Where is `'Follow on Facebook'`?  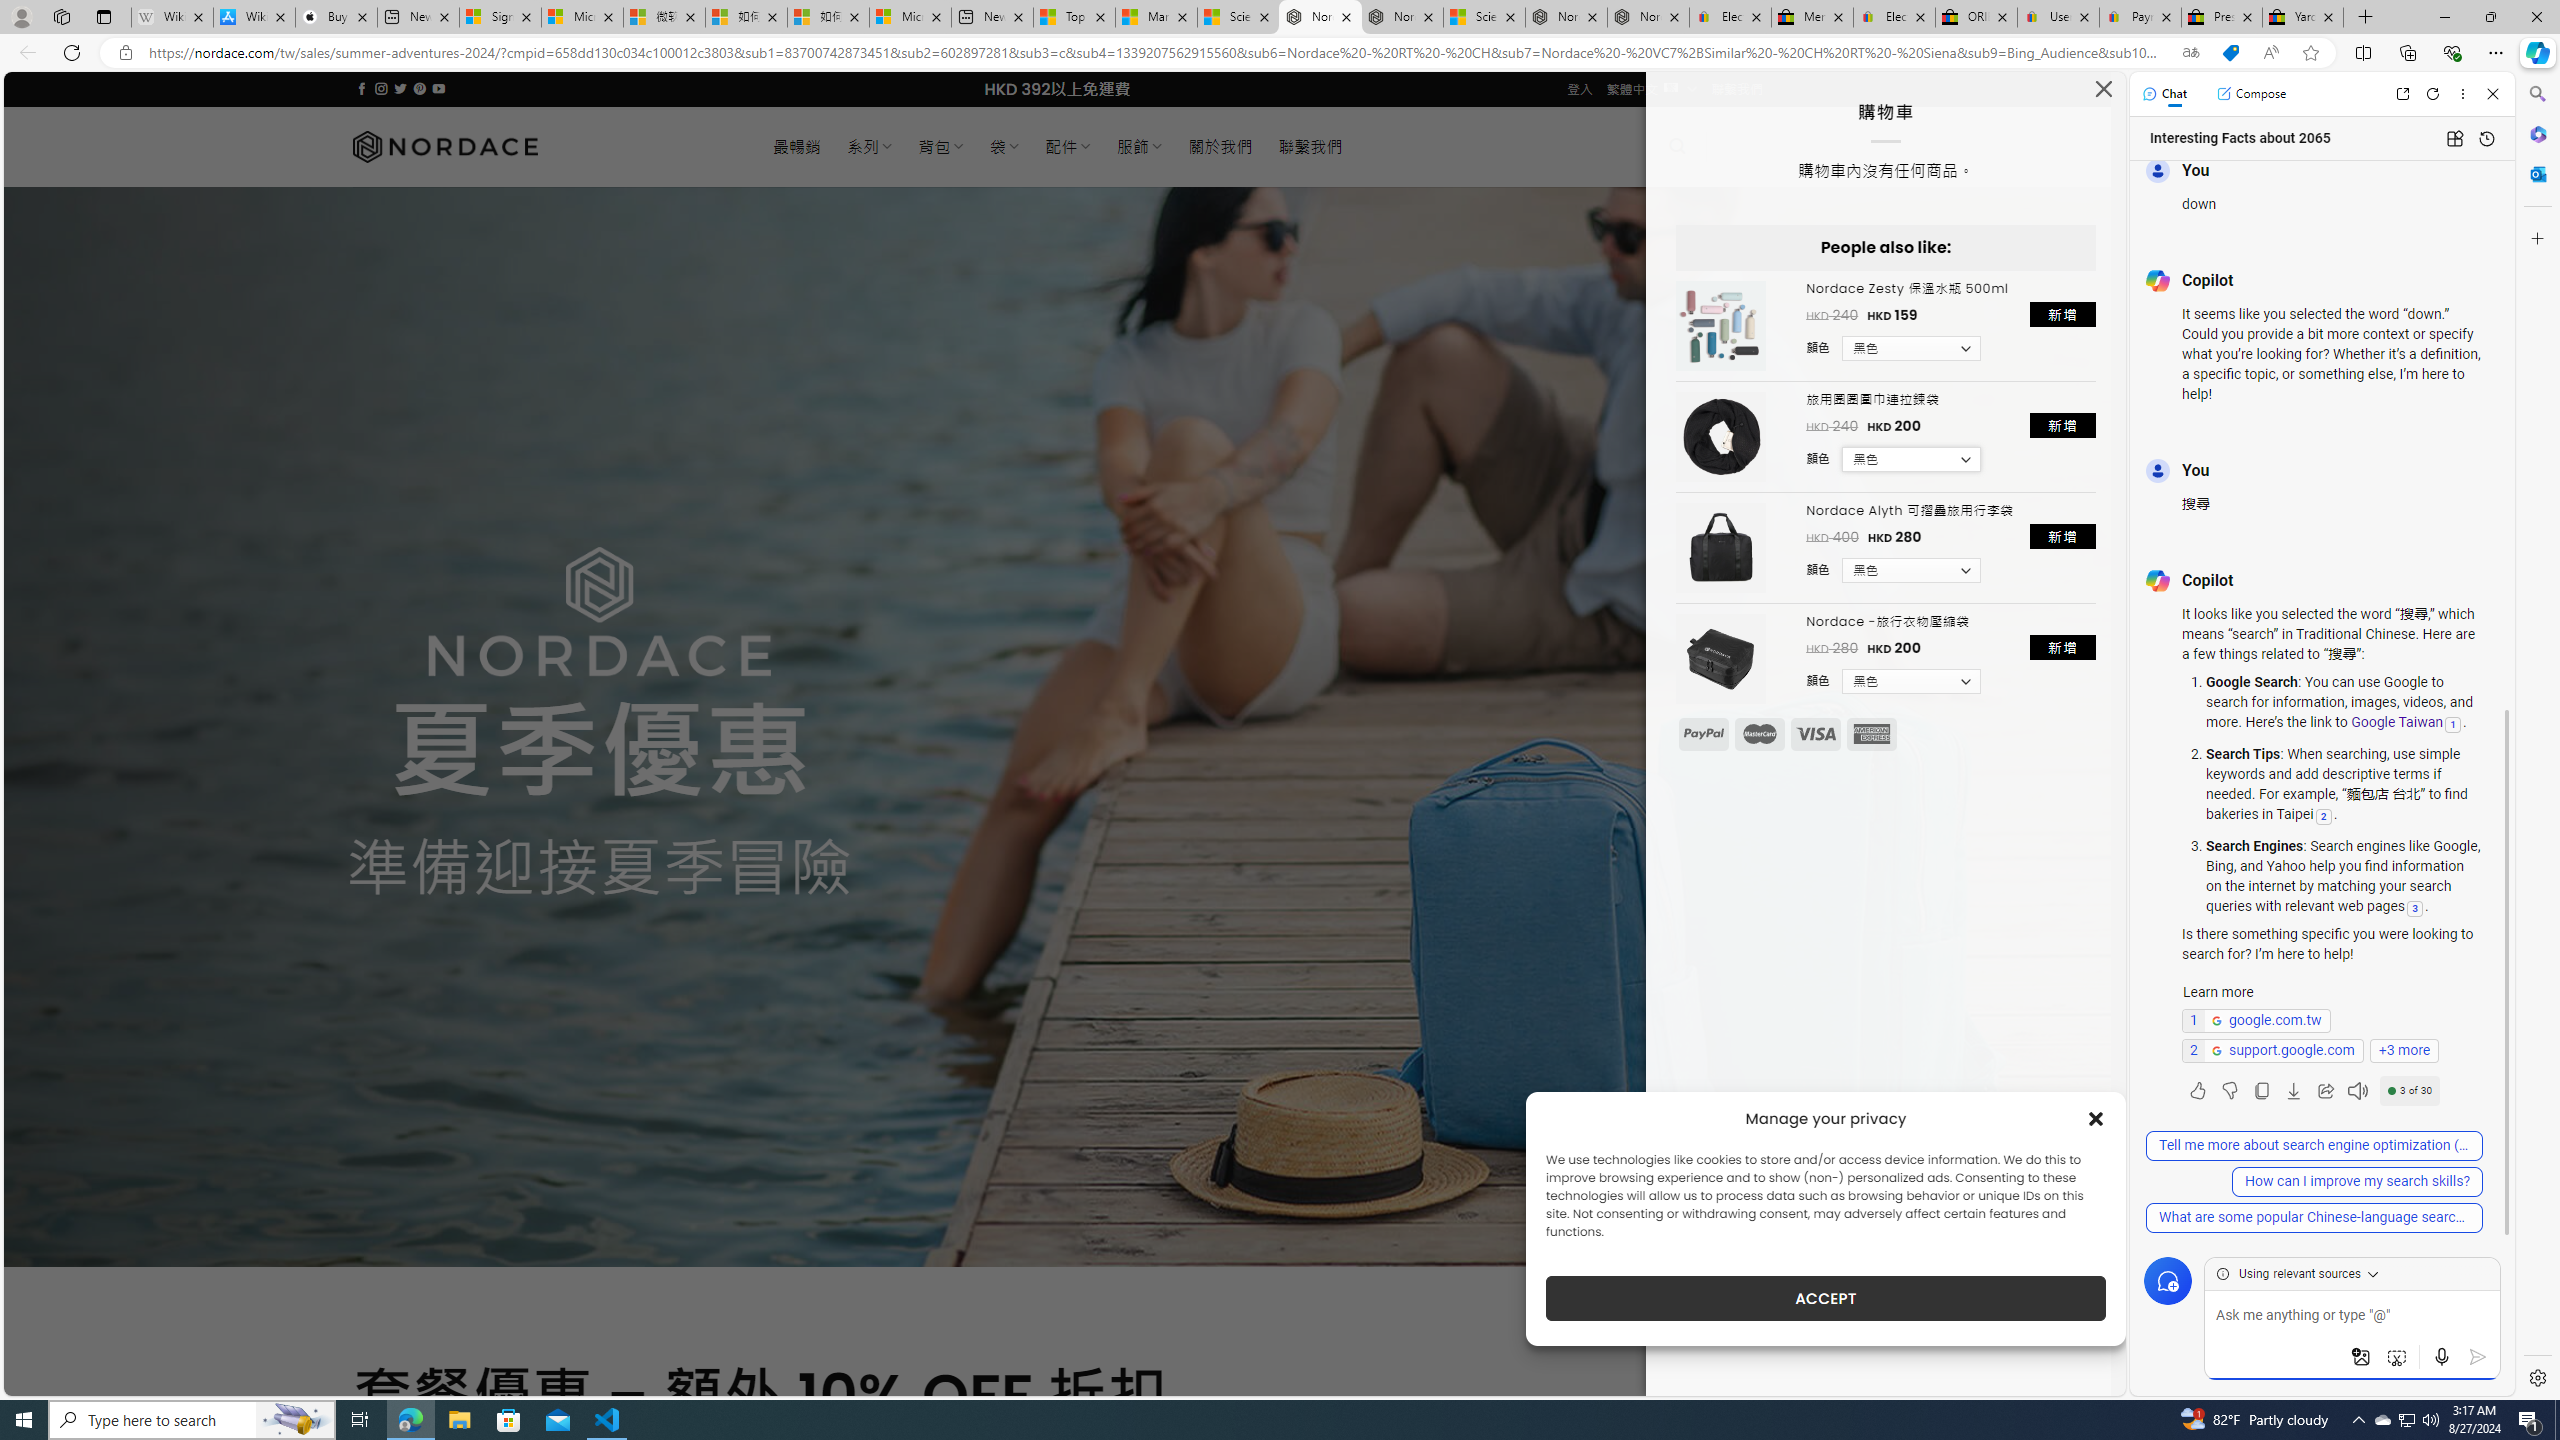
'Follow on Facebook' is located at coordinates (362, 88).